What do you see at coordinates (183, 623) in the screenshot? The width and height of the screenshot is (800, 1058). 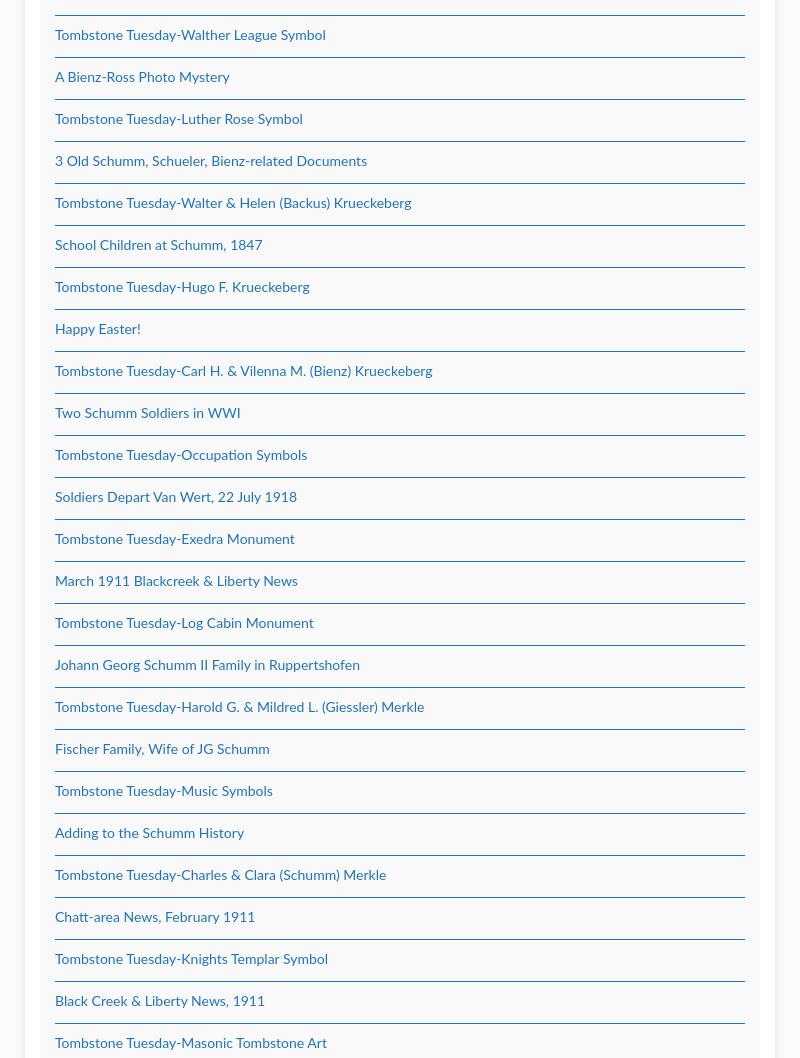 I see `'Tombstone Tuesday-Log Cabin Monument'` at bounding box center [183, 623].